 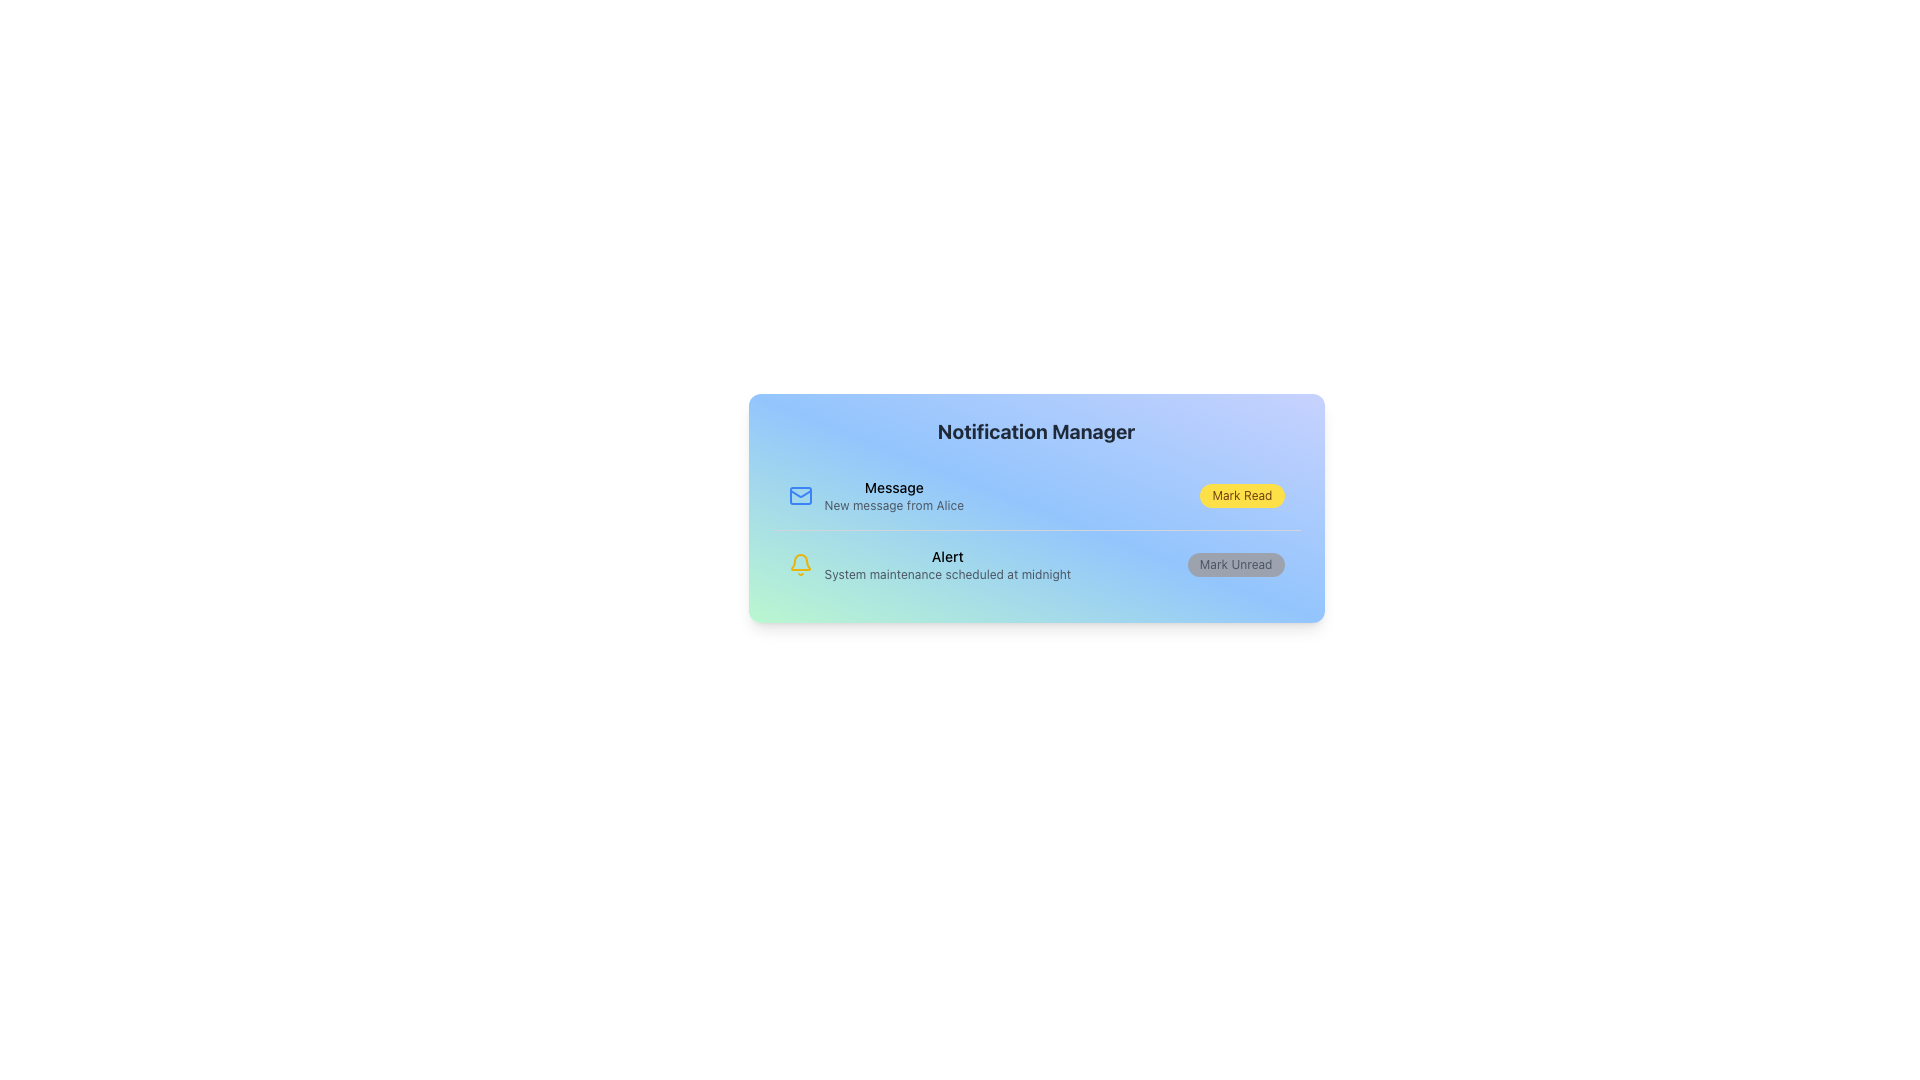 What do you see at coordinates (893, 488) in the screenshot?
I see `text label that reads 'Message' located in the notification card under 'Notification Manager.'` at bounding box center [893, 488].